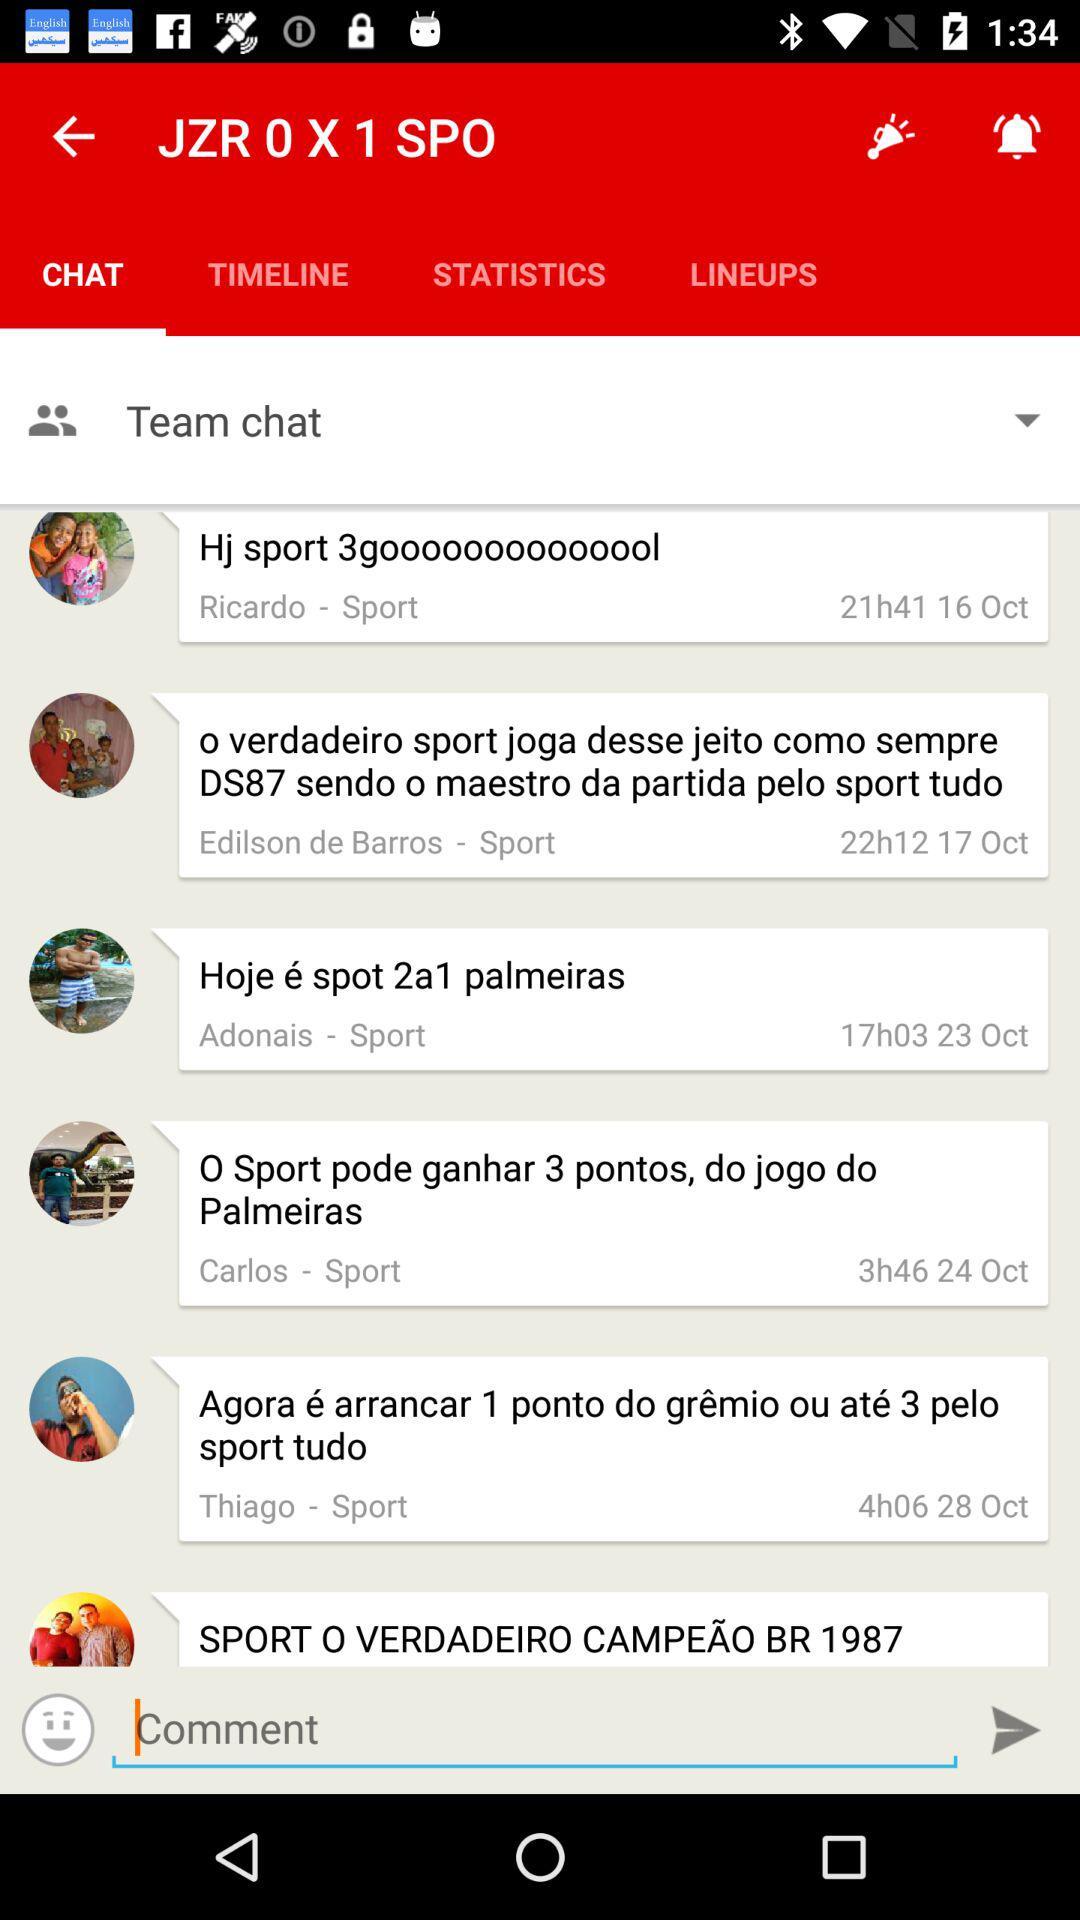 The image size is (1080, 1920). What do you see at coordinates (57, 1728) in the screenshot?
I see `the emoji icon` at bounding box center [57, 1728].